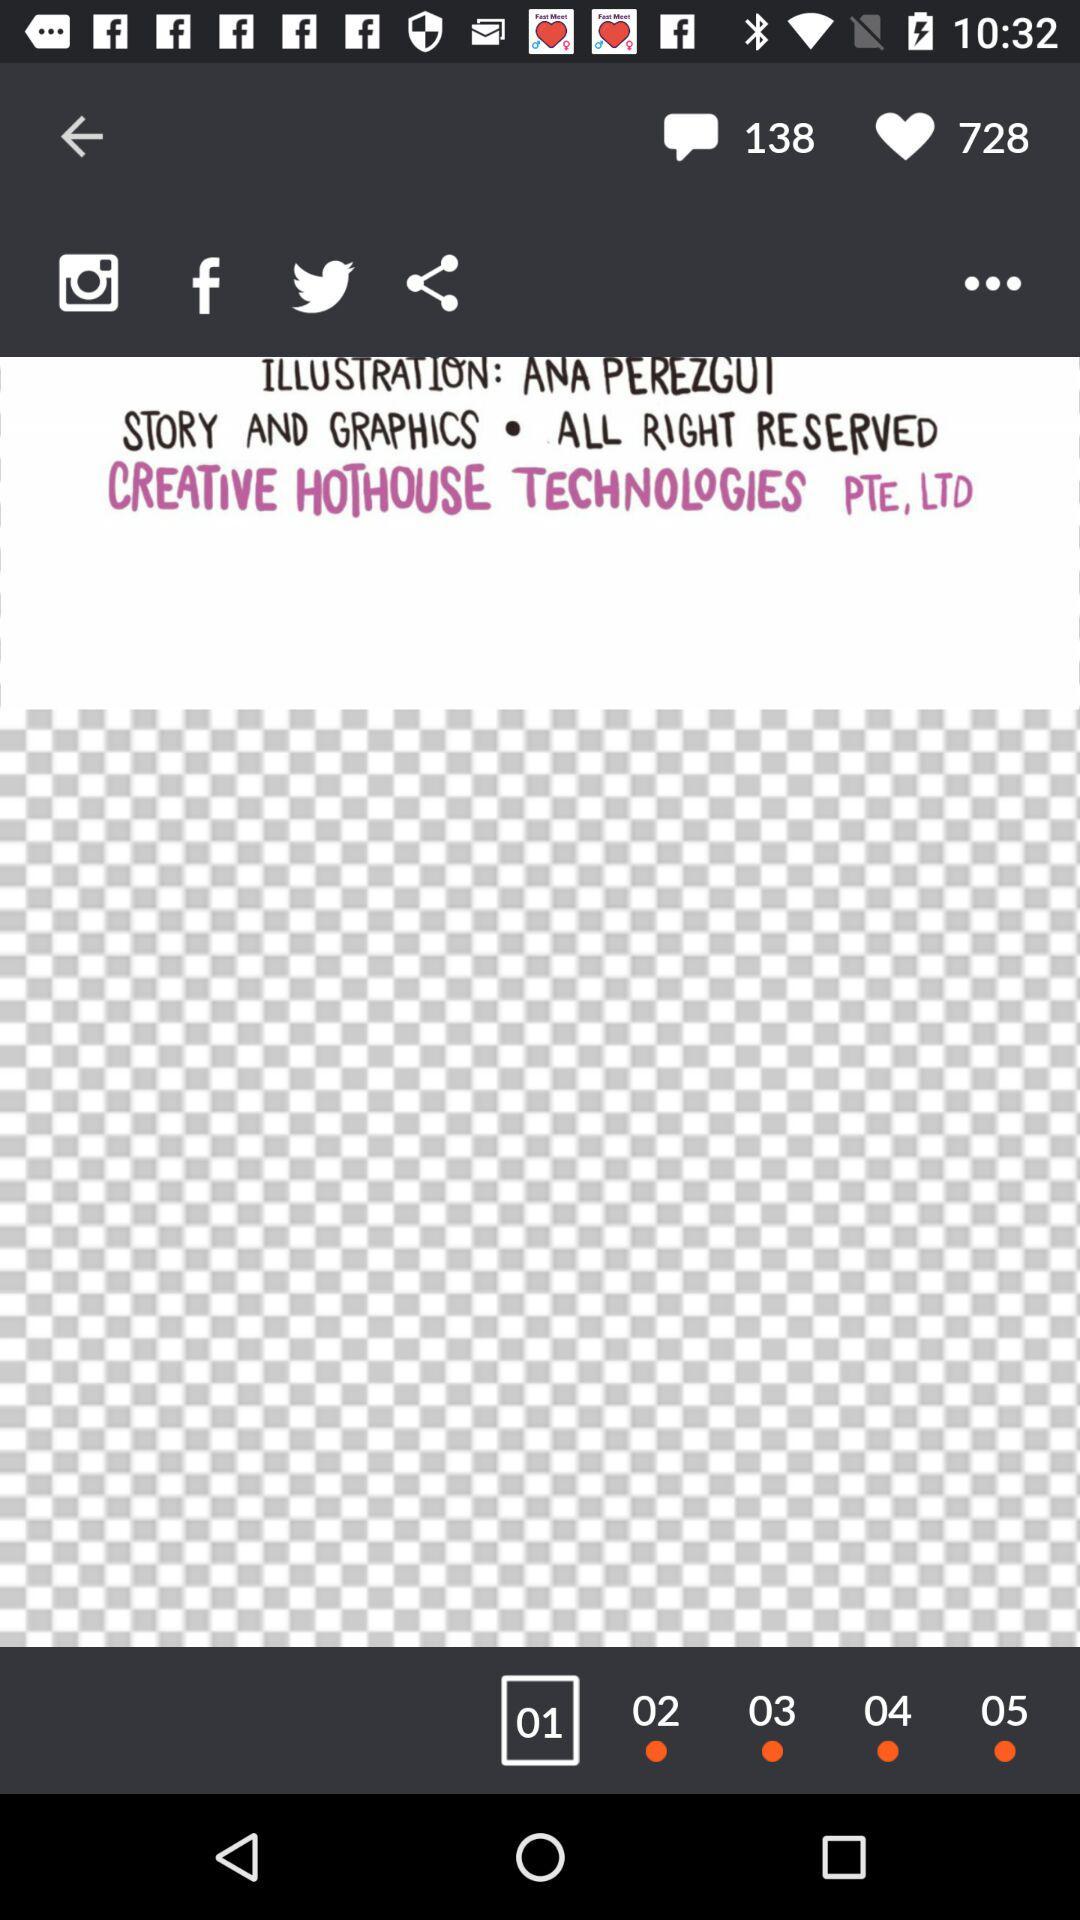  What do you see at coordinates (87, 282) in the screenshot?
I see `upload pictures` at bounding box center [87, 282].